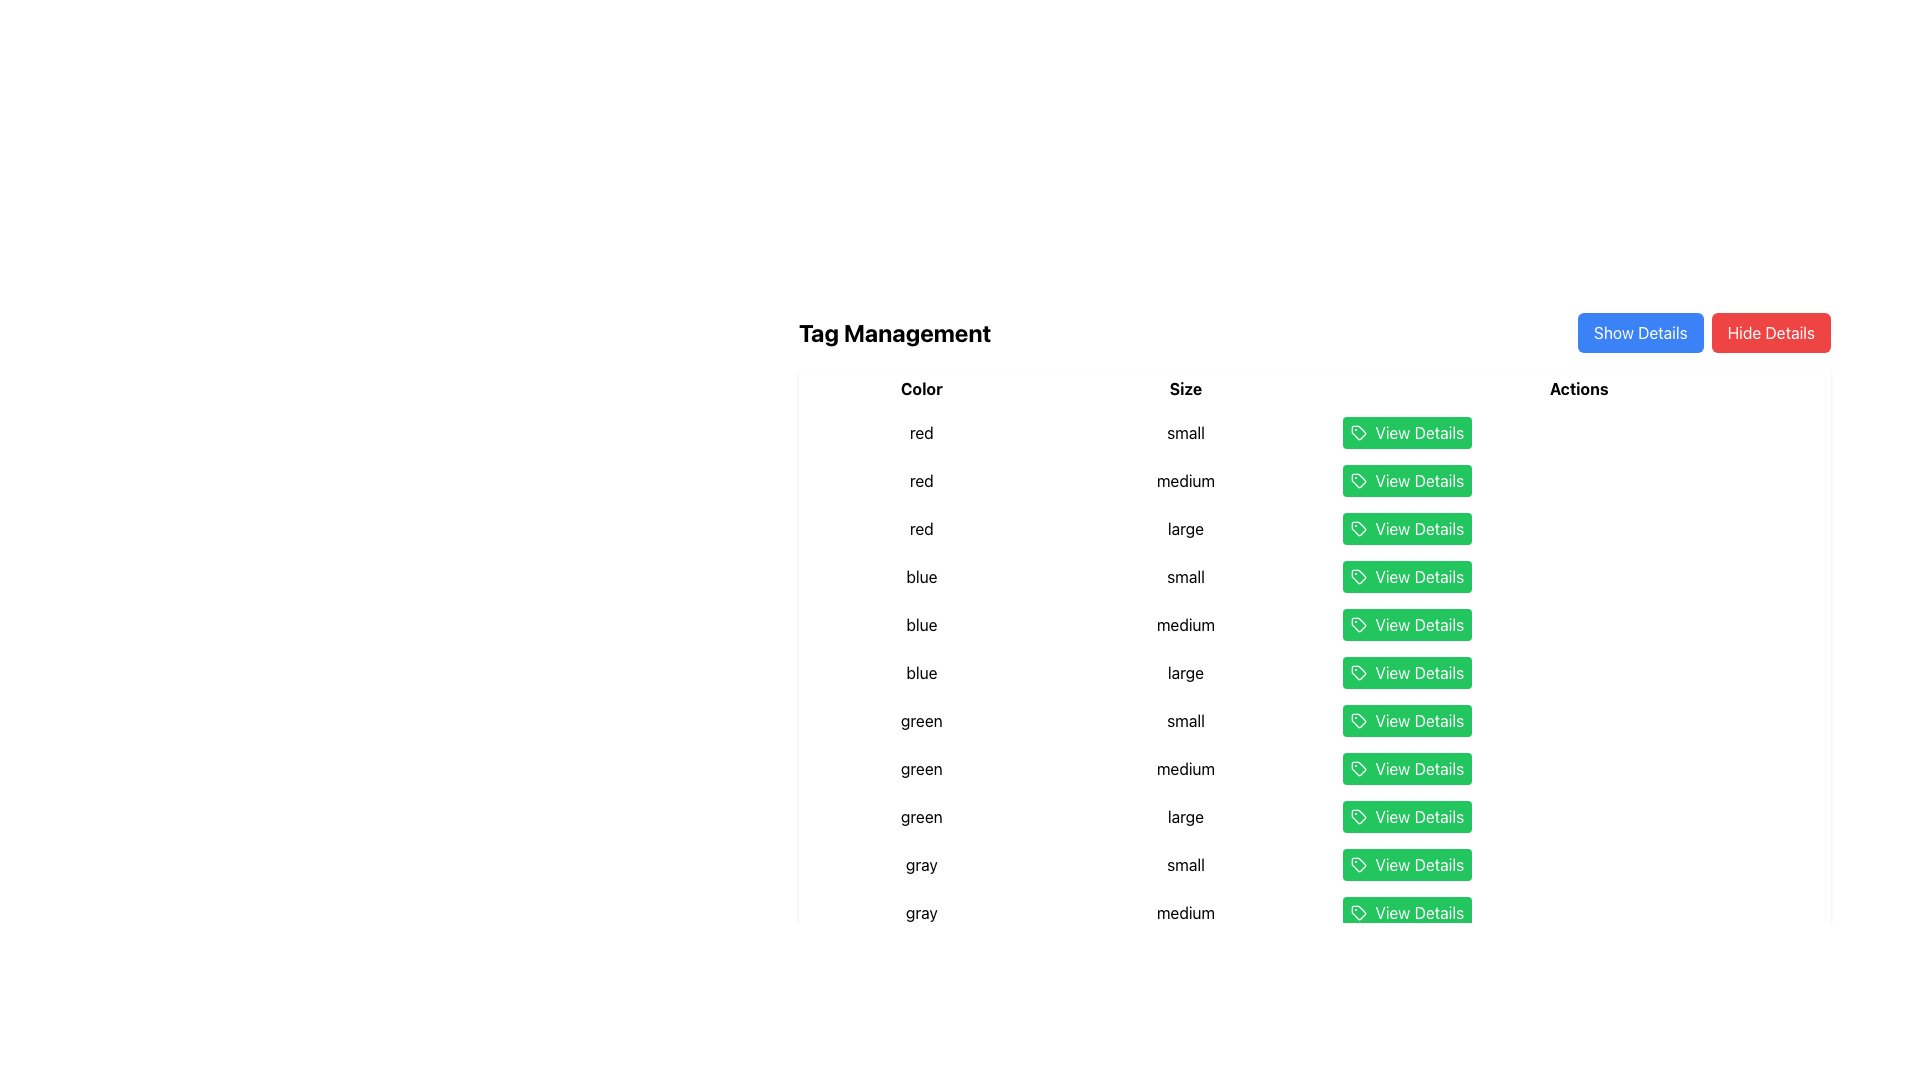 The height and width of the screenshot is (1080, 1920). What do you see at coordinates (920, 623) in the screenshot?
I see `text value 'blue' from the Text element located in the 'Color' column of the fifth row in the 'Tag Management' section of the table` at bounding box center [920, 623].